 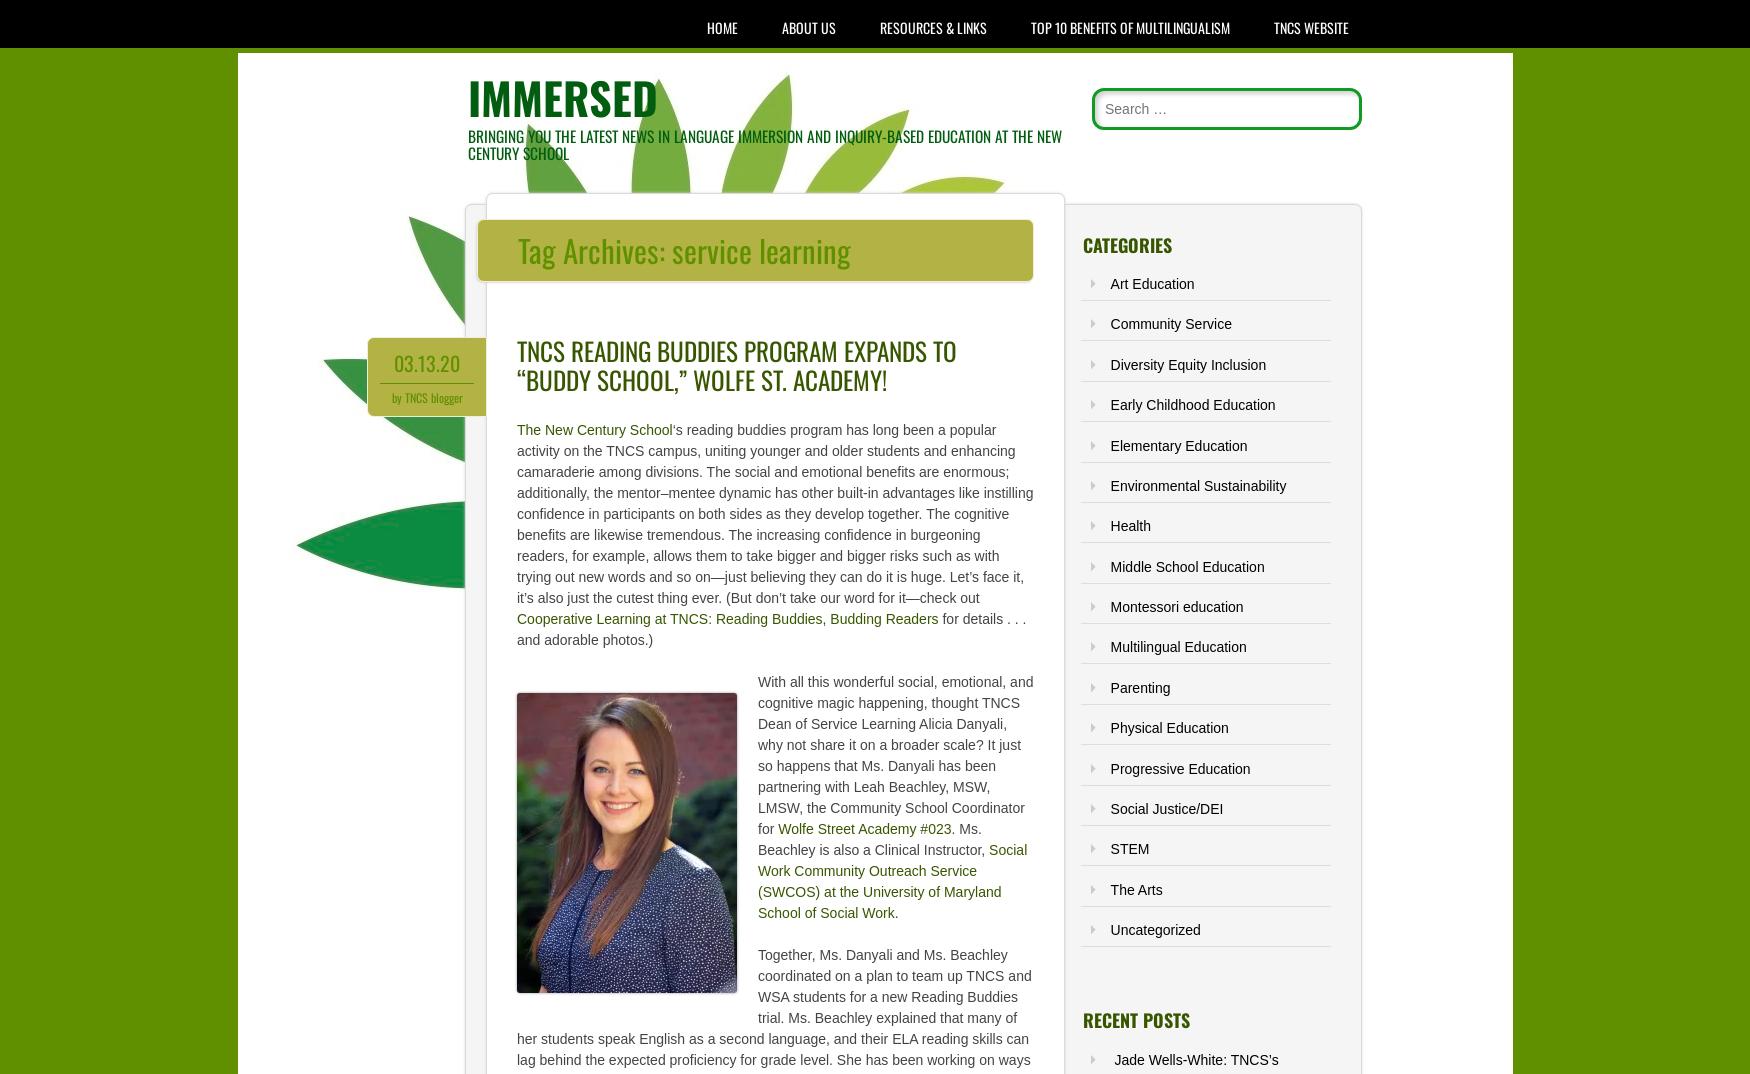 What do you see at coordinates (1110, 686) in the screenshot?
I see `'Parenting'` at bounding box center [1110, 686].